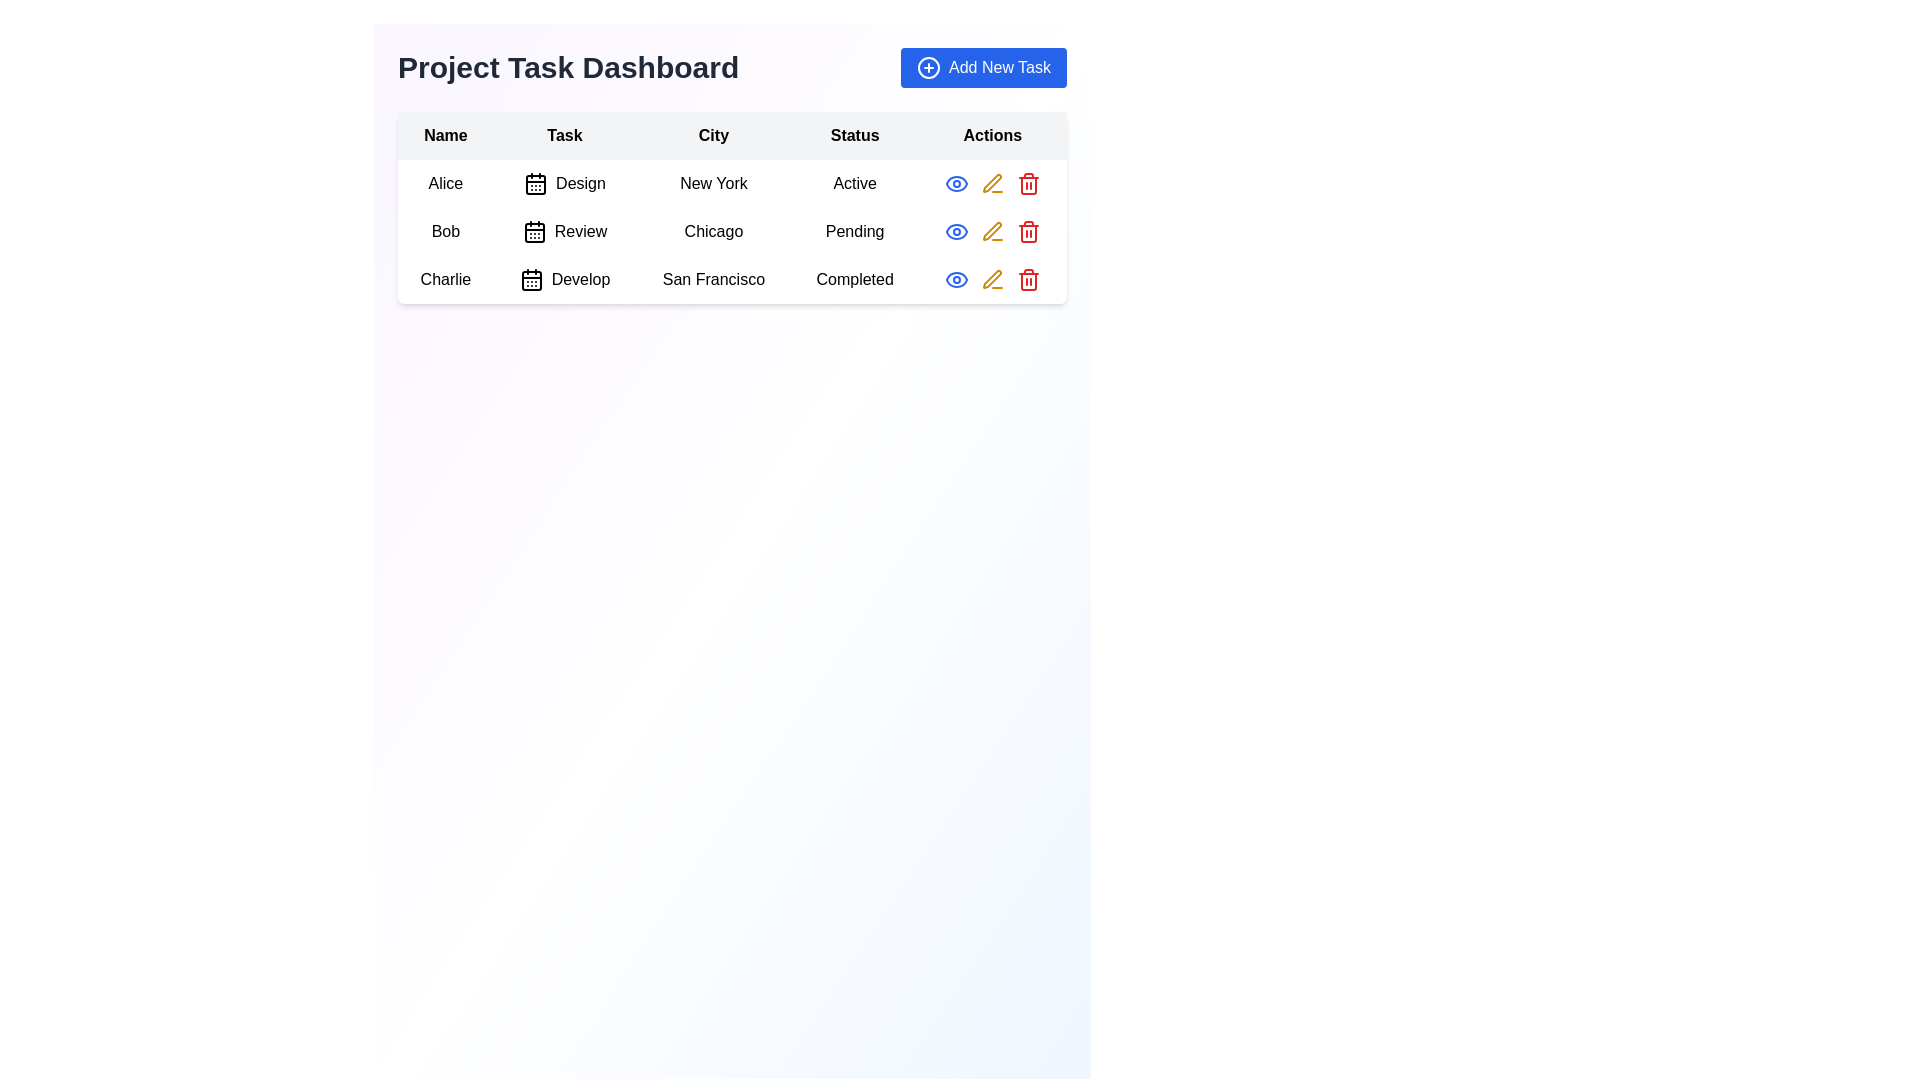  I want to click on the 'Completed' text label in the last row of the table under the 'Status' column, which indicates the task status for 'Charlie', so click(855, 280).